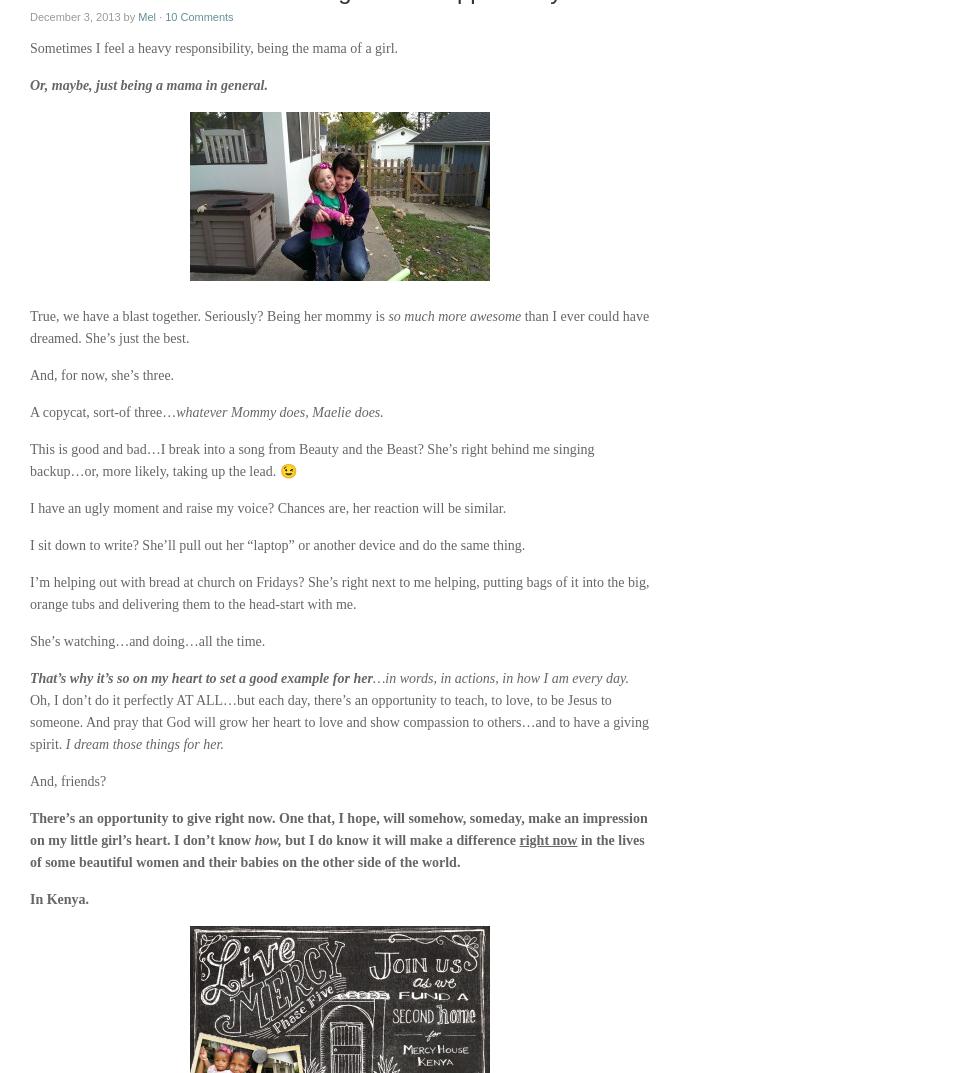 This screenshot has height=1073, width=965. What do you see at coordinates (339, 721) in the screenshot?
I see `'Oh, I don’t do it perfectly AT ALL…but each day, there’s an opportunity to teach, to love, to be Jesus to someone. And pray that God will grow her heart to love and show compassion to others…and to have a giving spirit.'` at bounding box center [339, 721].